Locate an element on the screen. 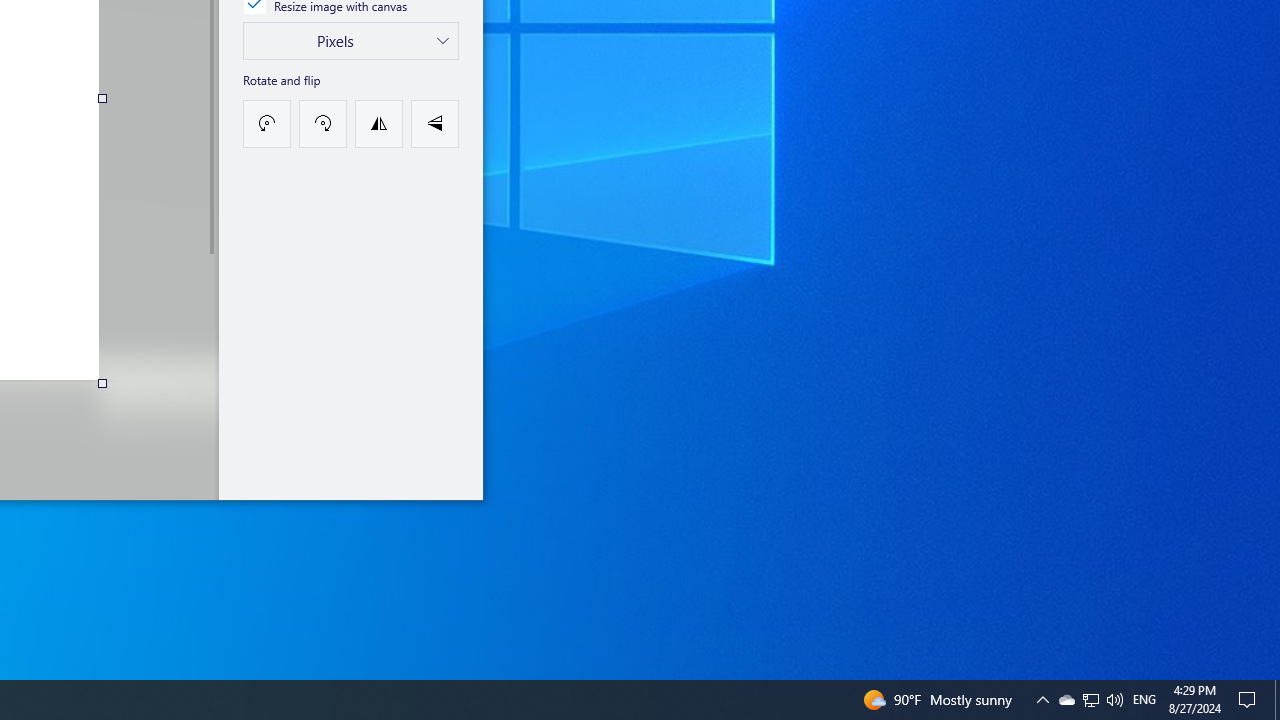 This screenshot has height=720, width=1280. 'Action Center, No new notifications' is located at coordinates (1250, 698).